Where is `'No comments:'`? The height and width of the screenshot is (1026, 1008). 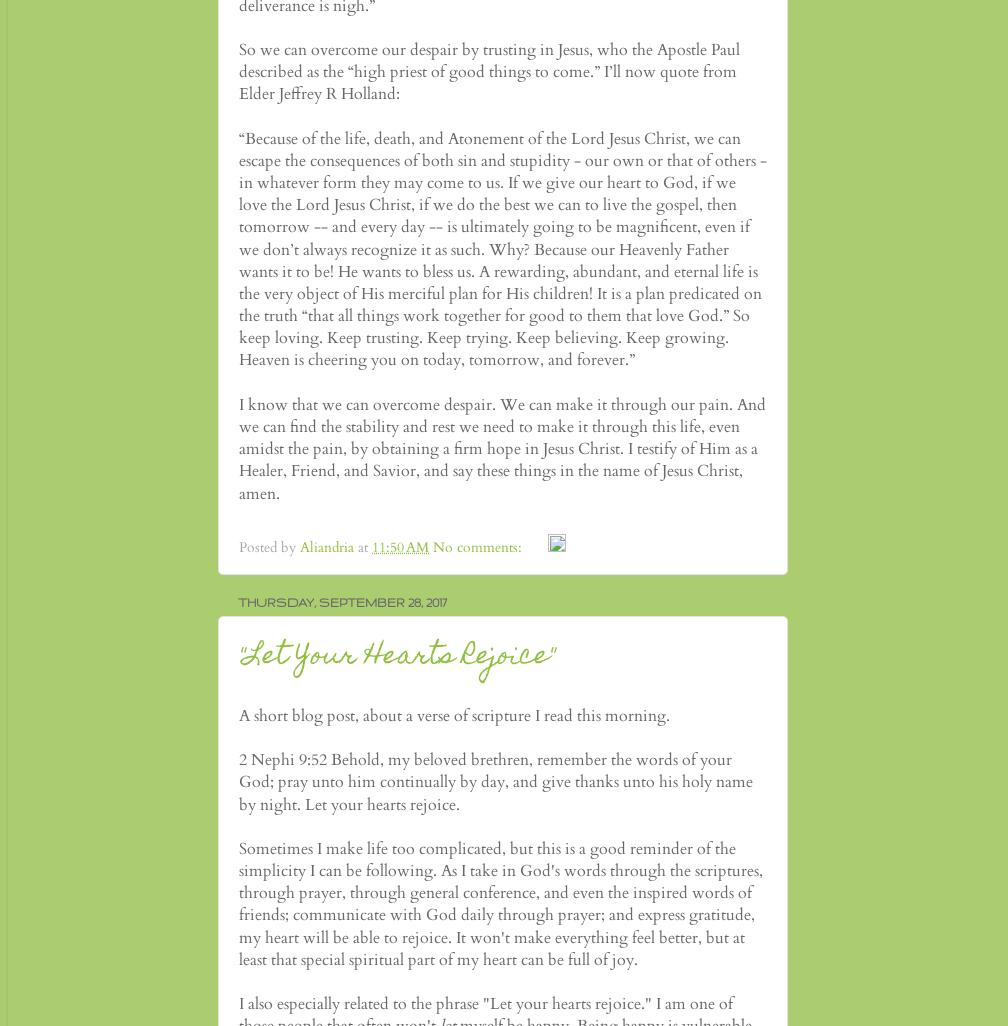 'No comments:' is located at coordinates (479, 547).